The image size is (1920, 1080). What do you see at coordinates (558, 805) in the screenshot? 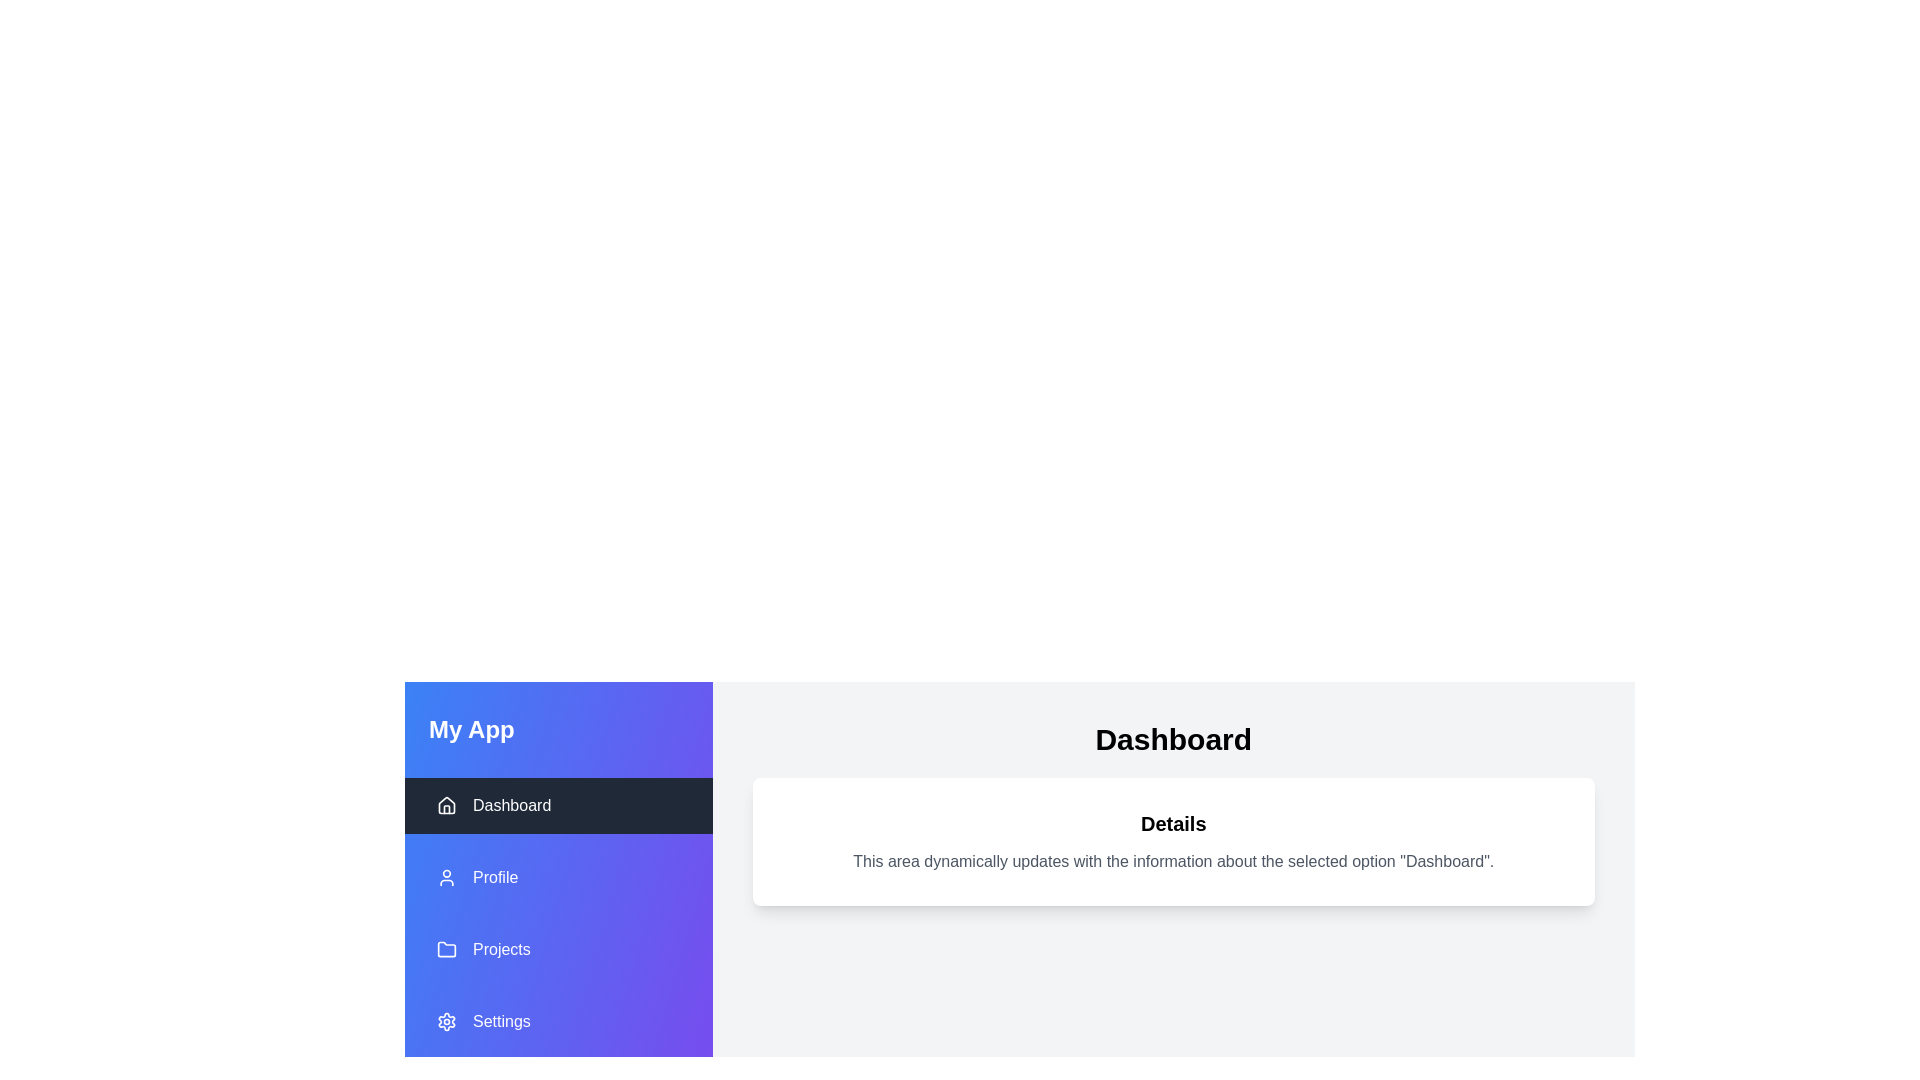
I see `the menu item Dashboard` at bounding box center [558, 805].